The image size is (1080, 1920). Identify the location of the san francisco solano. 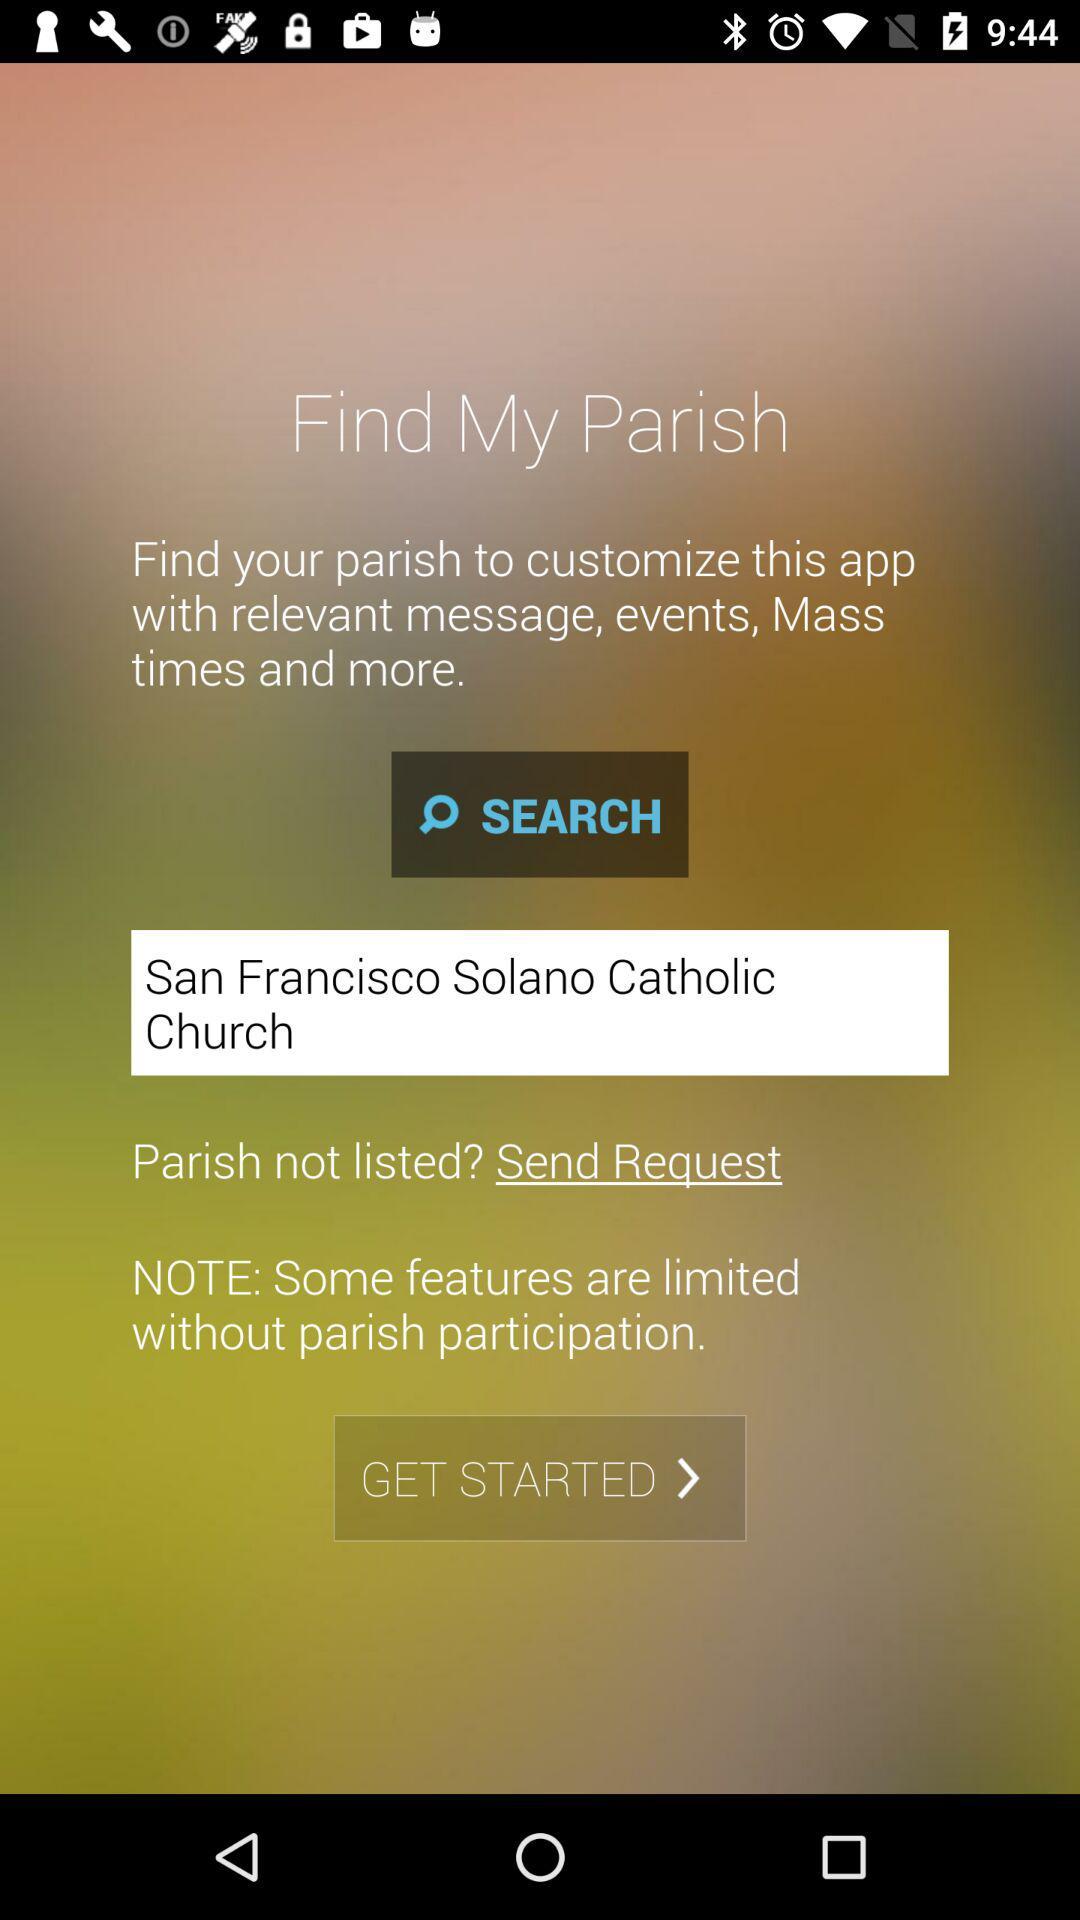
(540, 1002).